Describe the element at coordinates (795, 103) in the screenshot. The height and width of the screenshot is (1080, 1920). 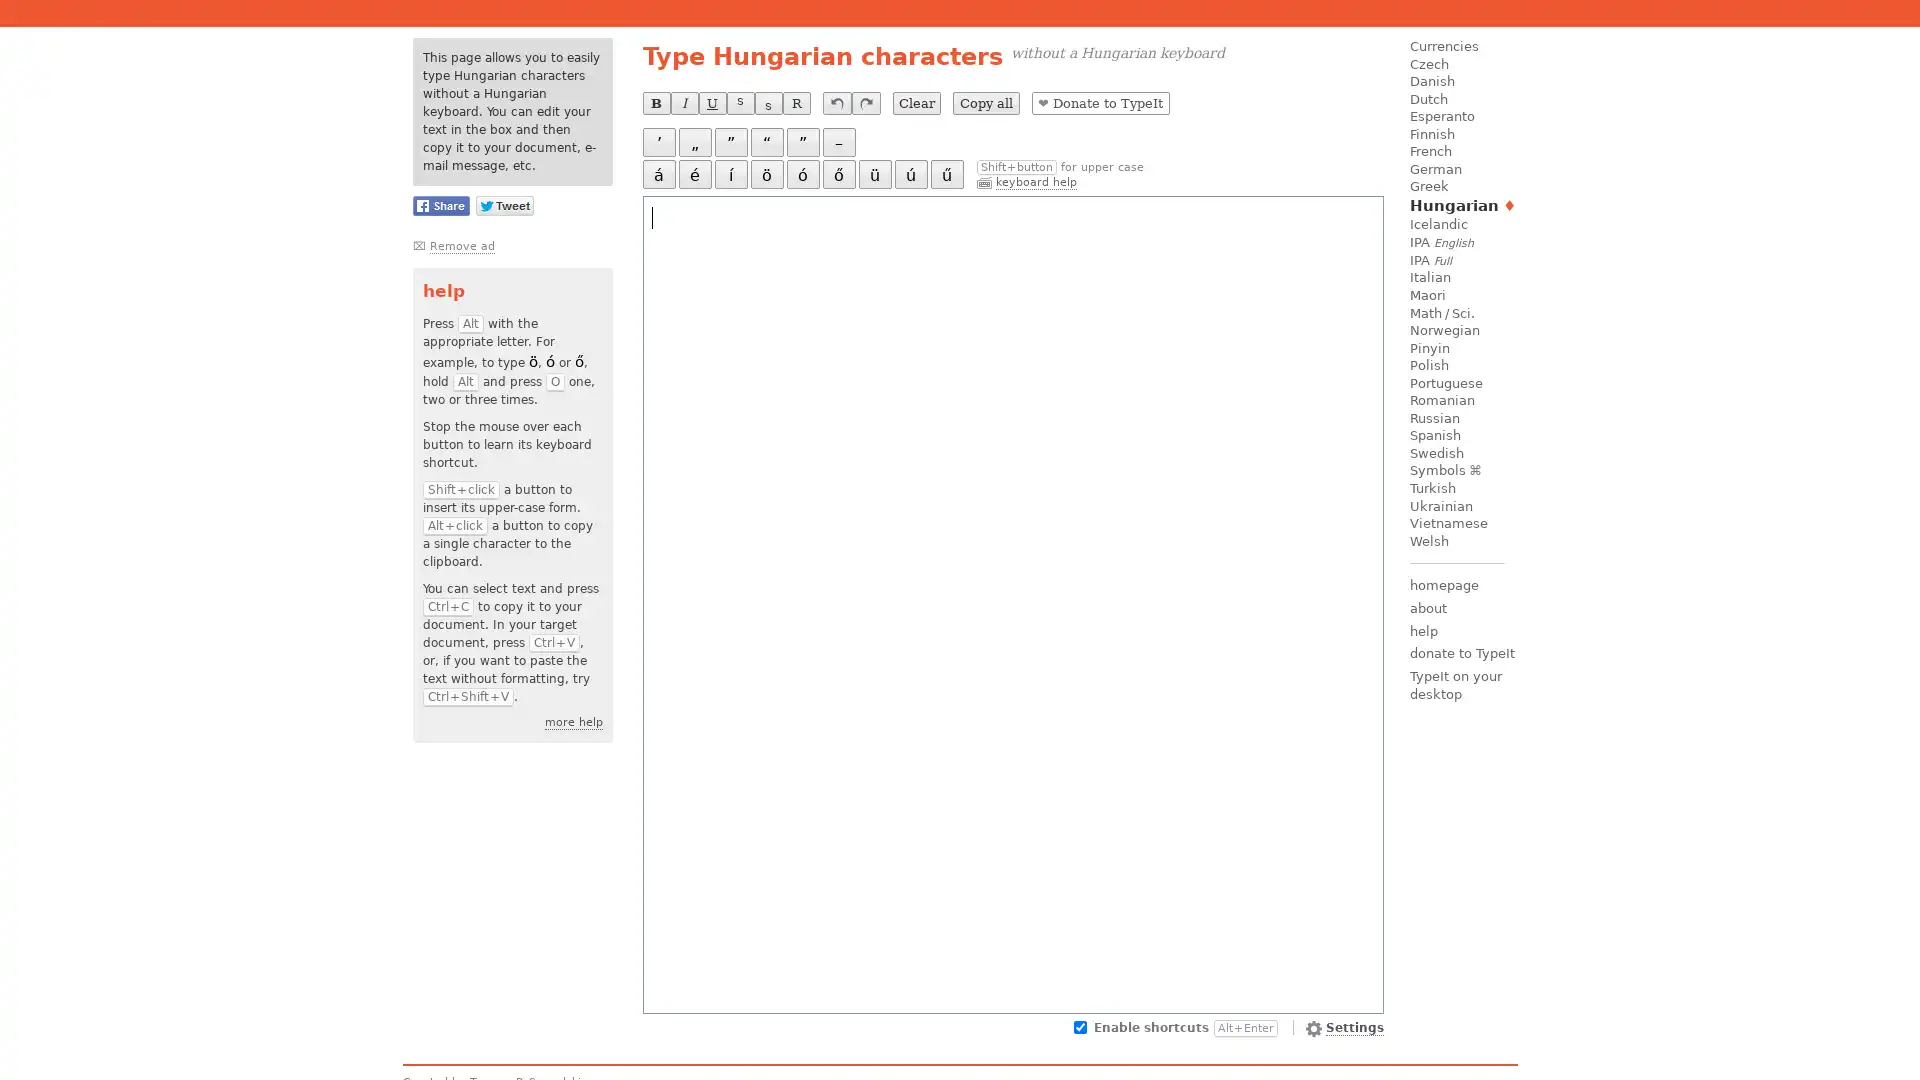
I see `R` at that location.